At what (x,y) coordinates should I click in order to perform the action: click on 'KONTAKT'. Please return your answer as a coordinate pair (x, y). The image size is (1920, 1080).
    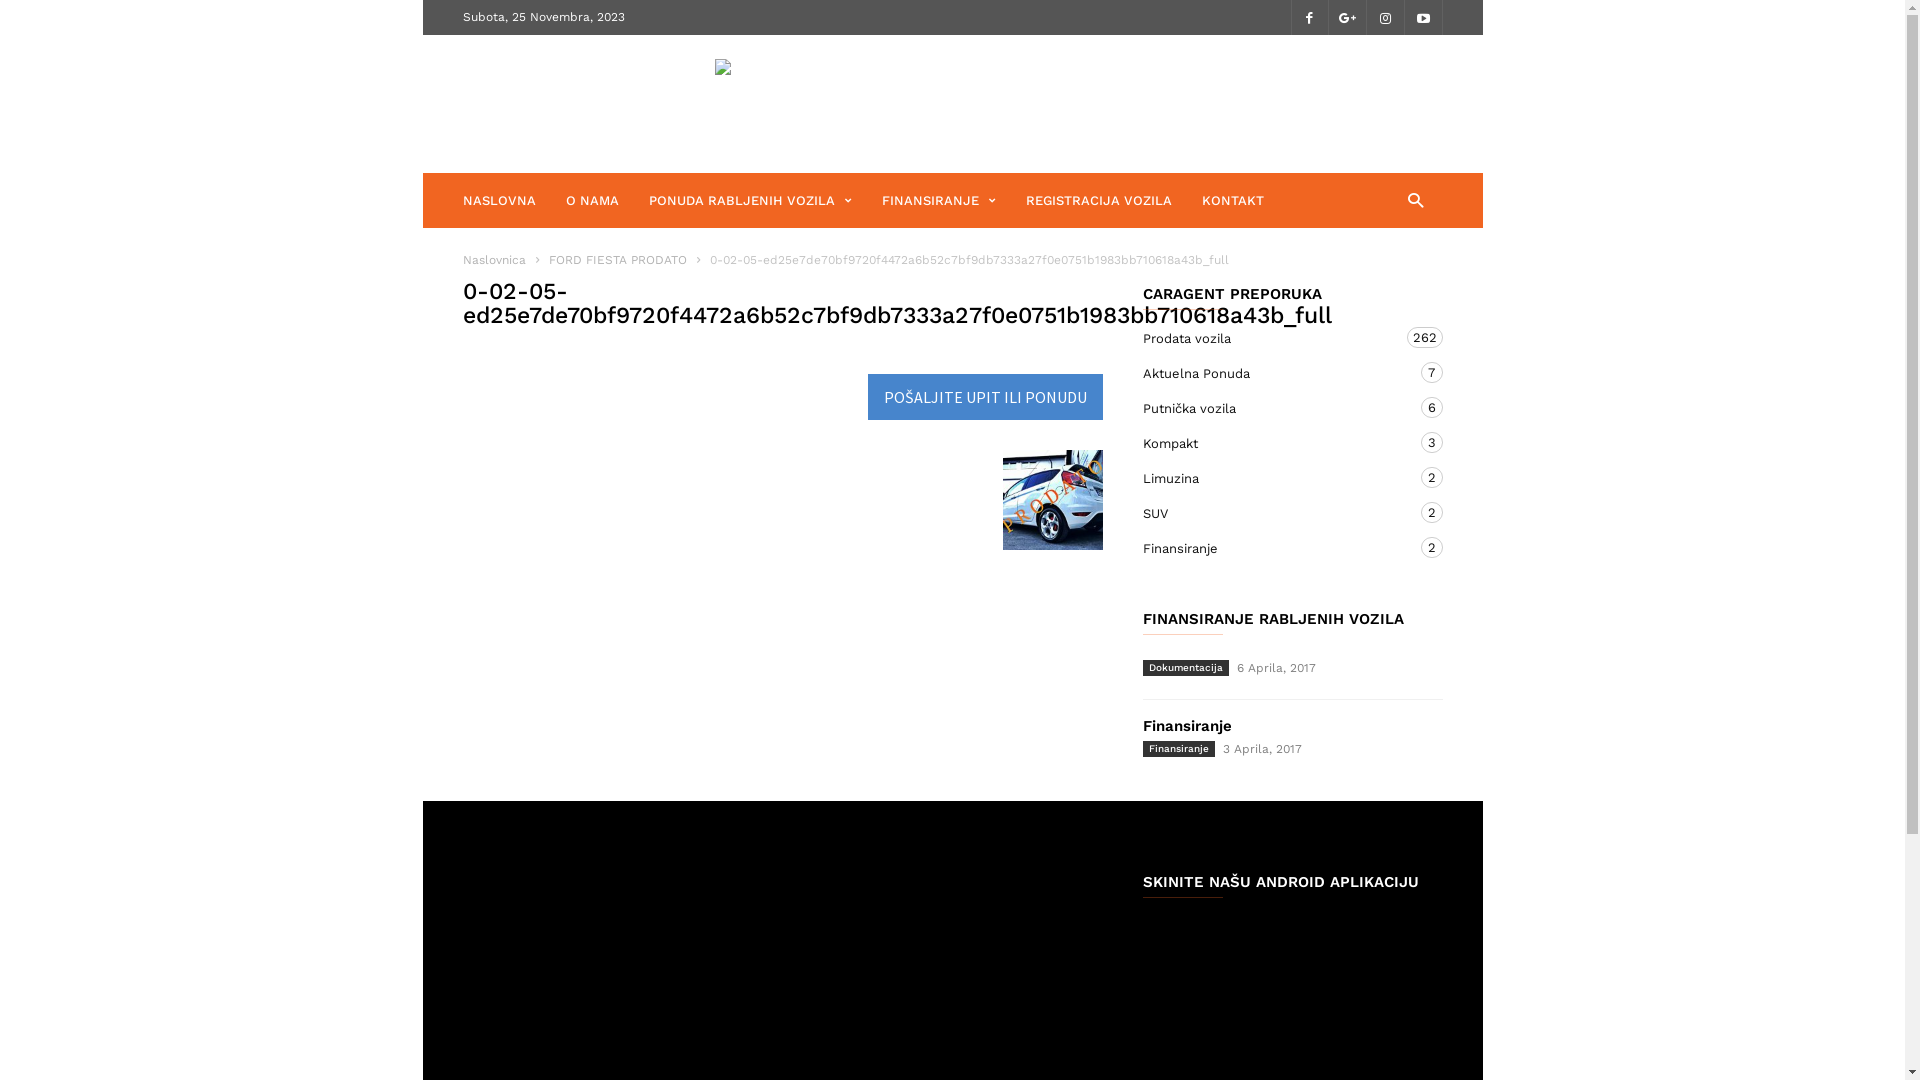
    Looking at the image, I should click on (1232, 200).